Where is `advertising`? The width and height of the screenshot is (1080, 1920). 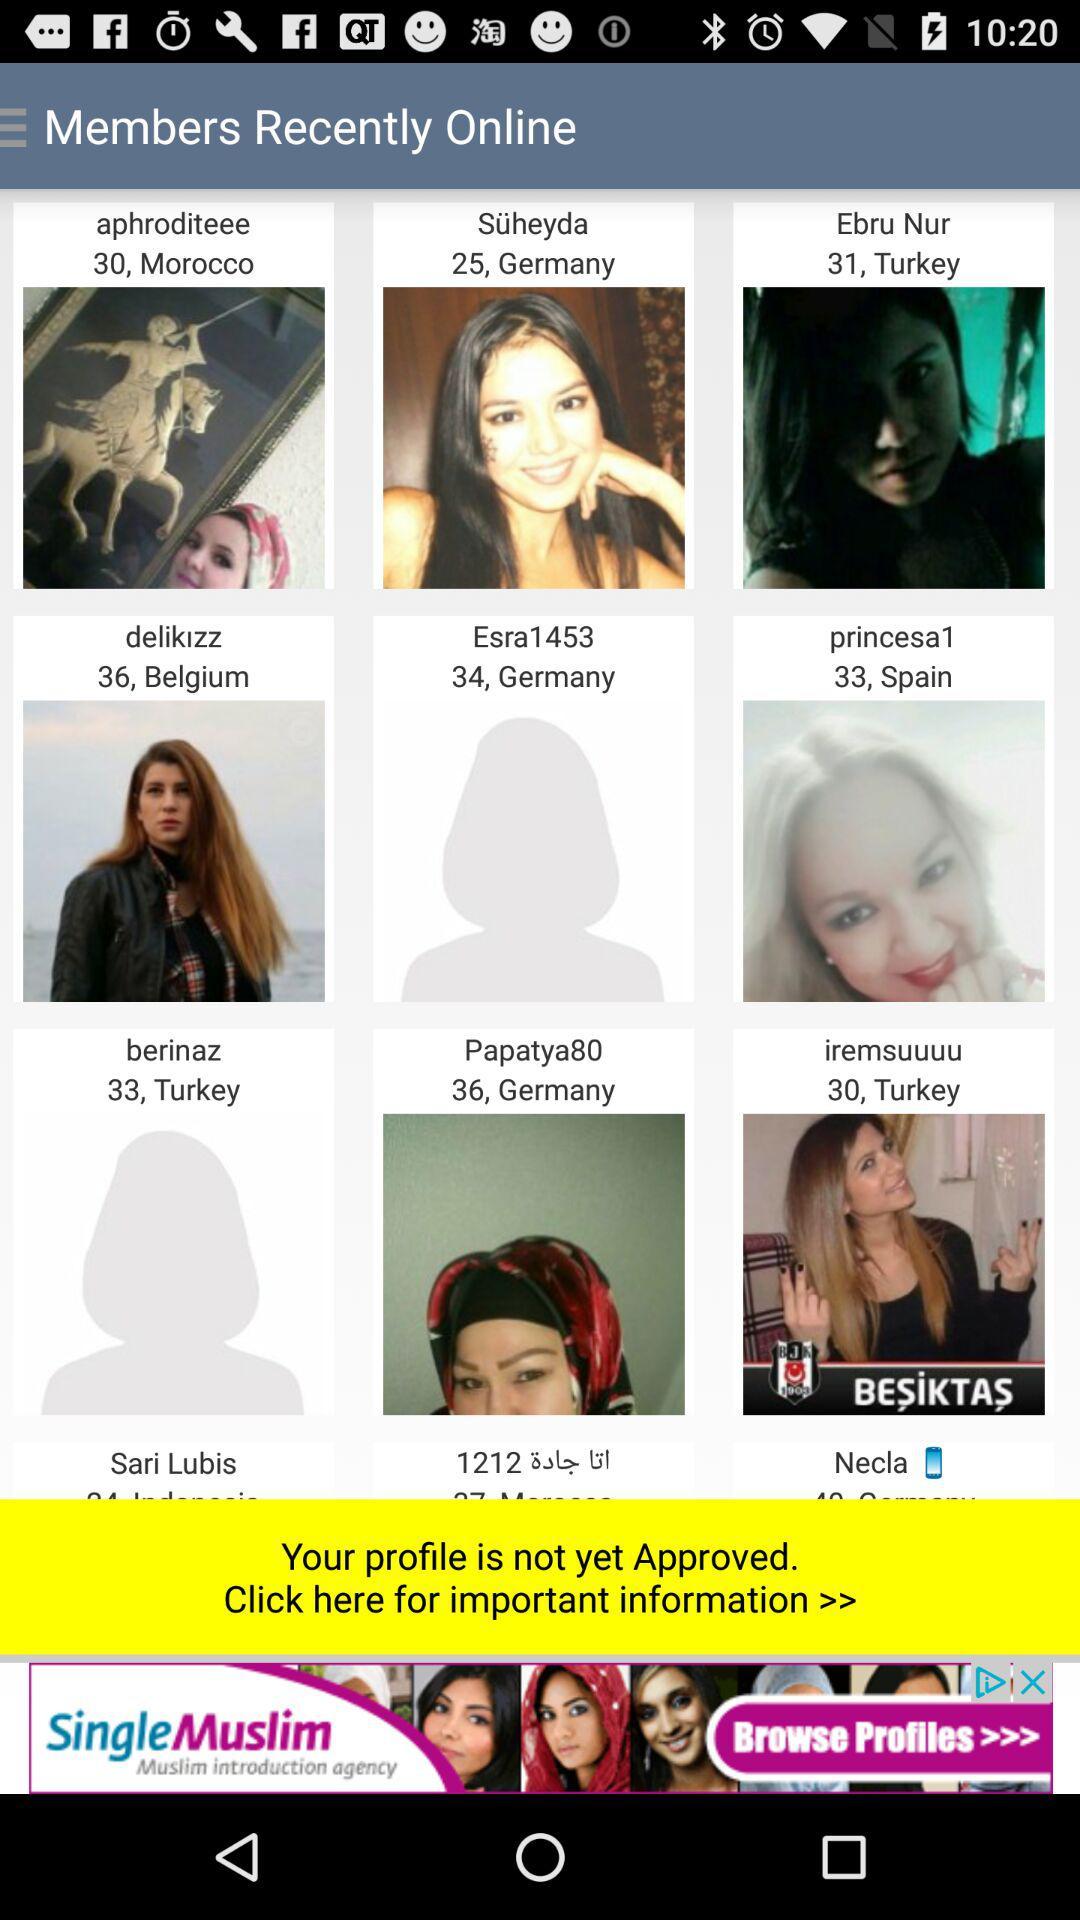
advertising is located at coordinates (540, 1727).